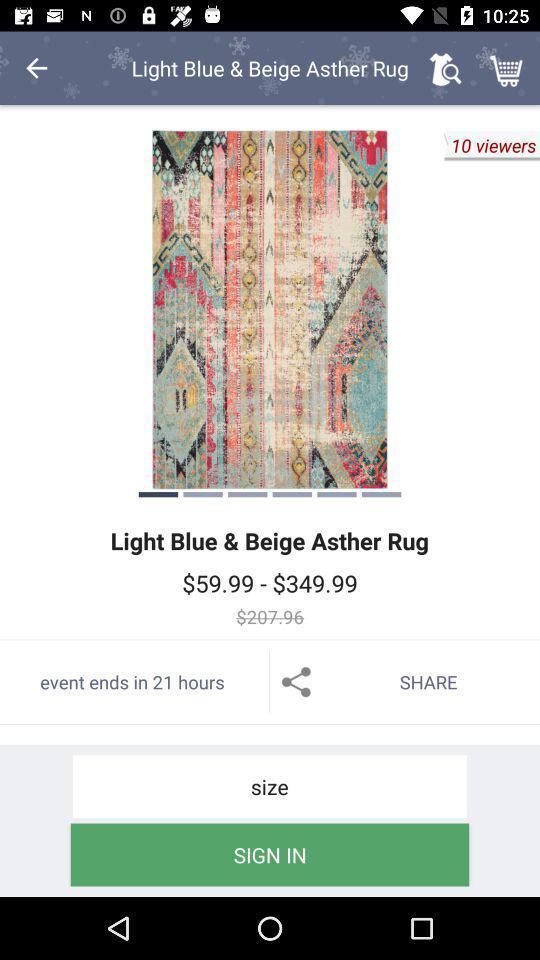 The width and height of the screenshot is (540, 960). Describe the element at coordinates (508, 68) in the screenshot. I see `the item above the 10 viewers` at that location.